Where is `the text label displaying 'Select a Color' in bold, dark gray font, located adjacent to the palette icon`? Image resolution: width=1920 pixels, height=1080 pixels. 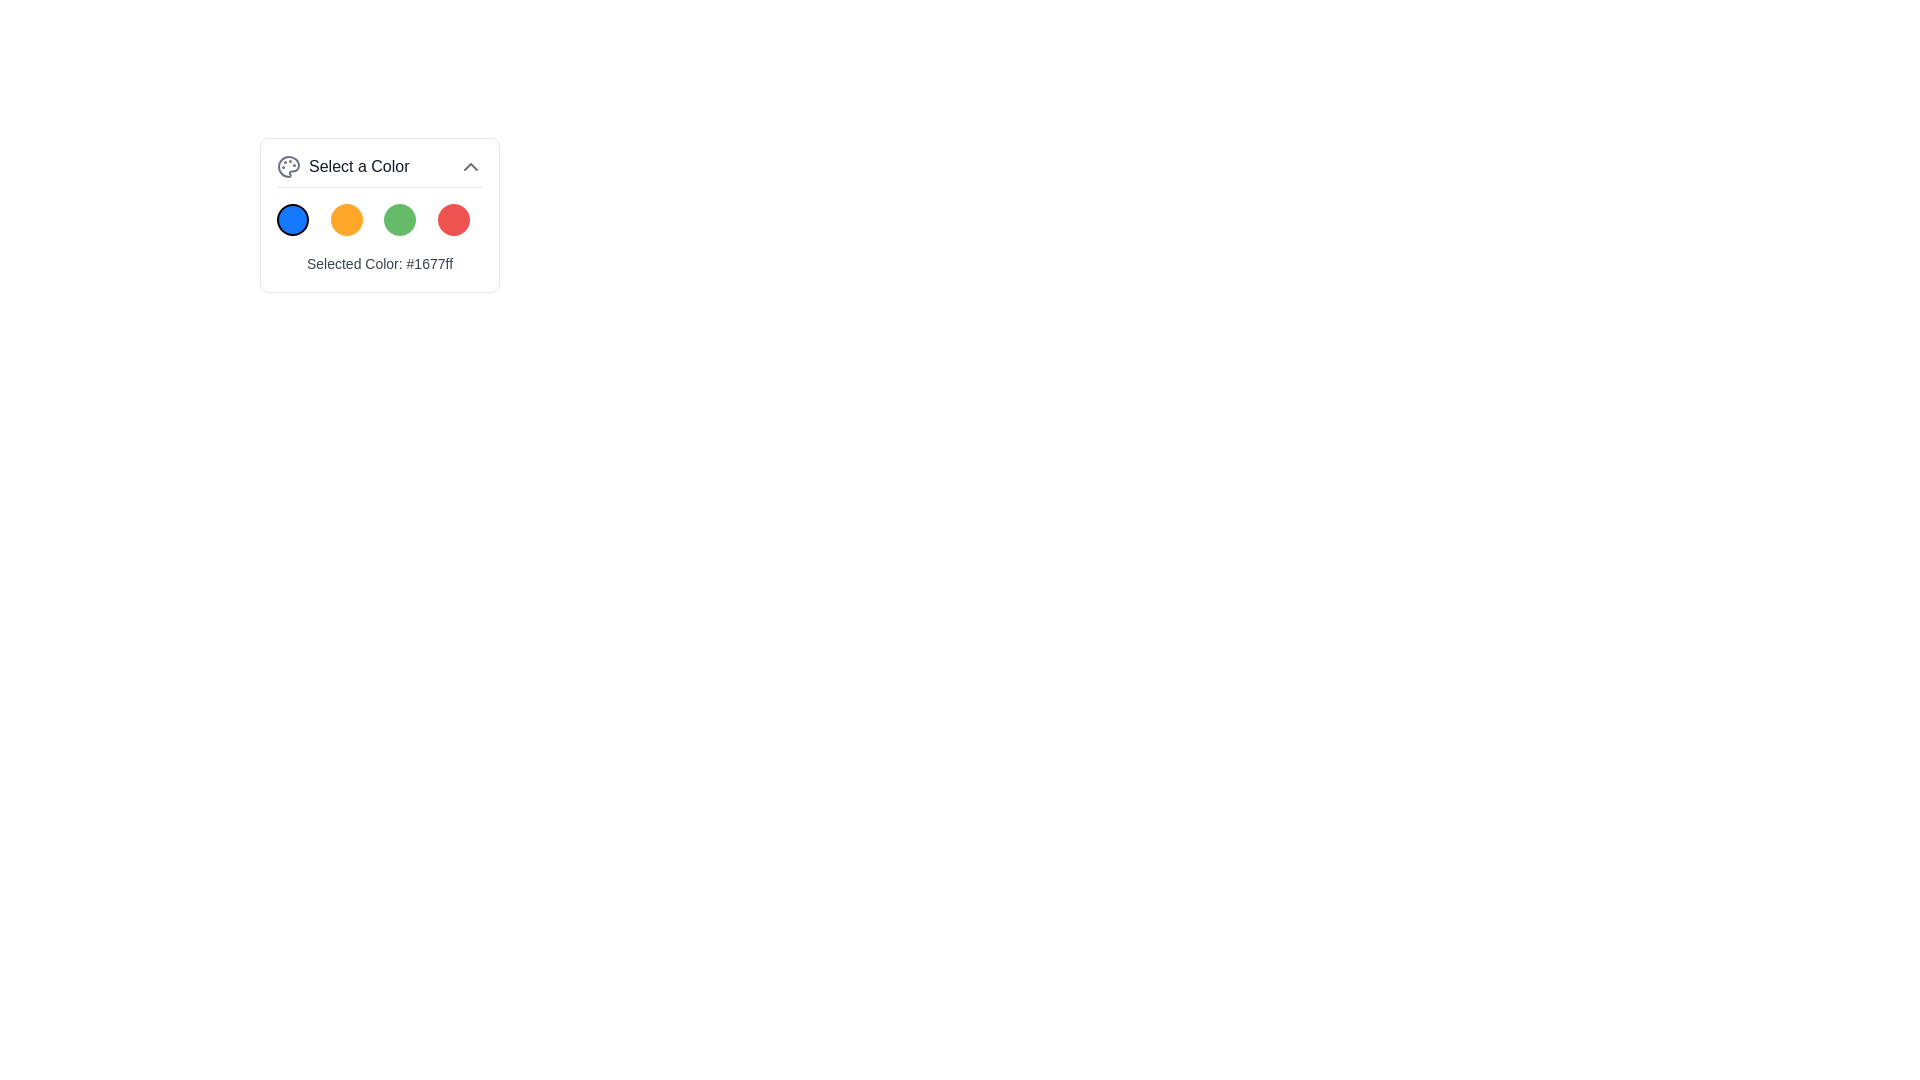 the text label displaying 'Select a Color' in bold, dark gray font, located adjacent to the palette icon is located at coordinates (359, 165).